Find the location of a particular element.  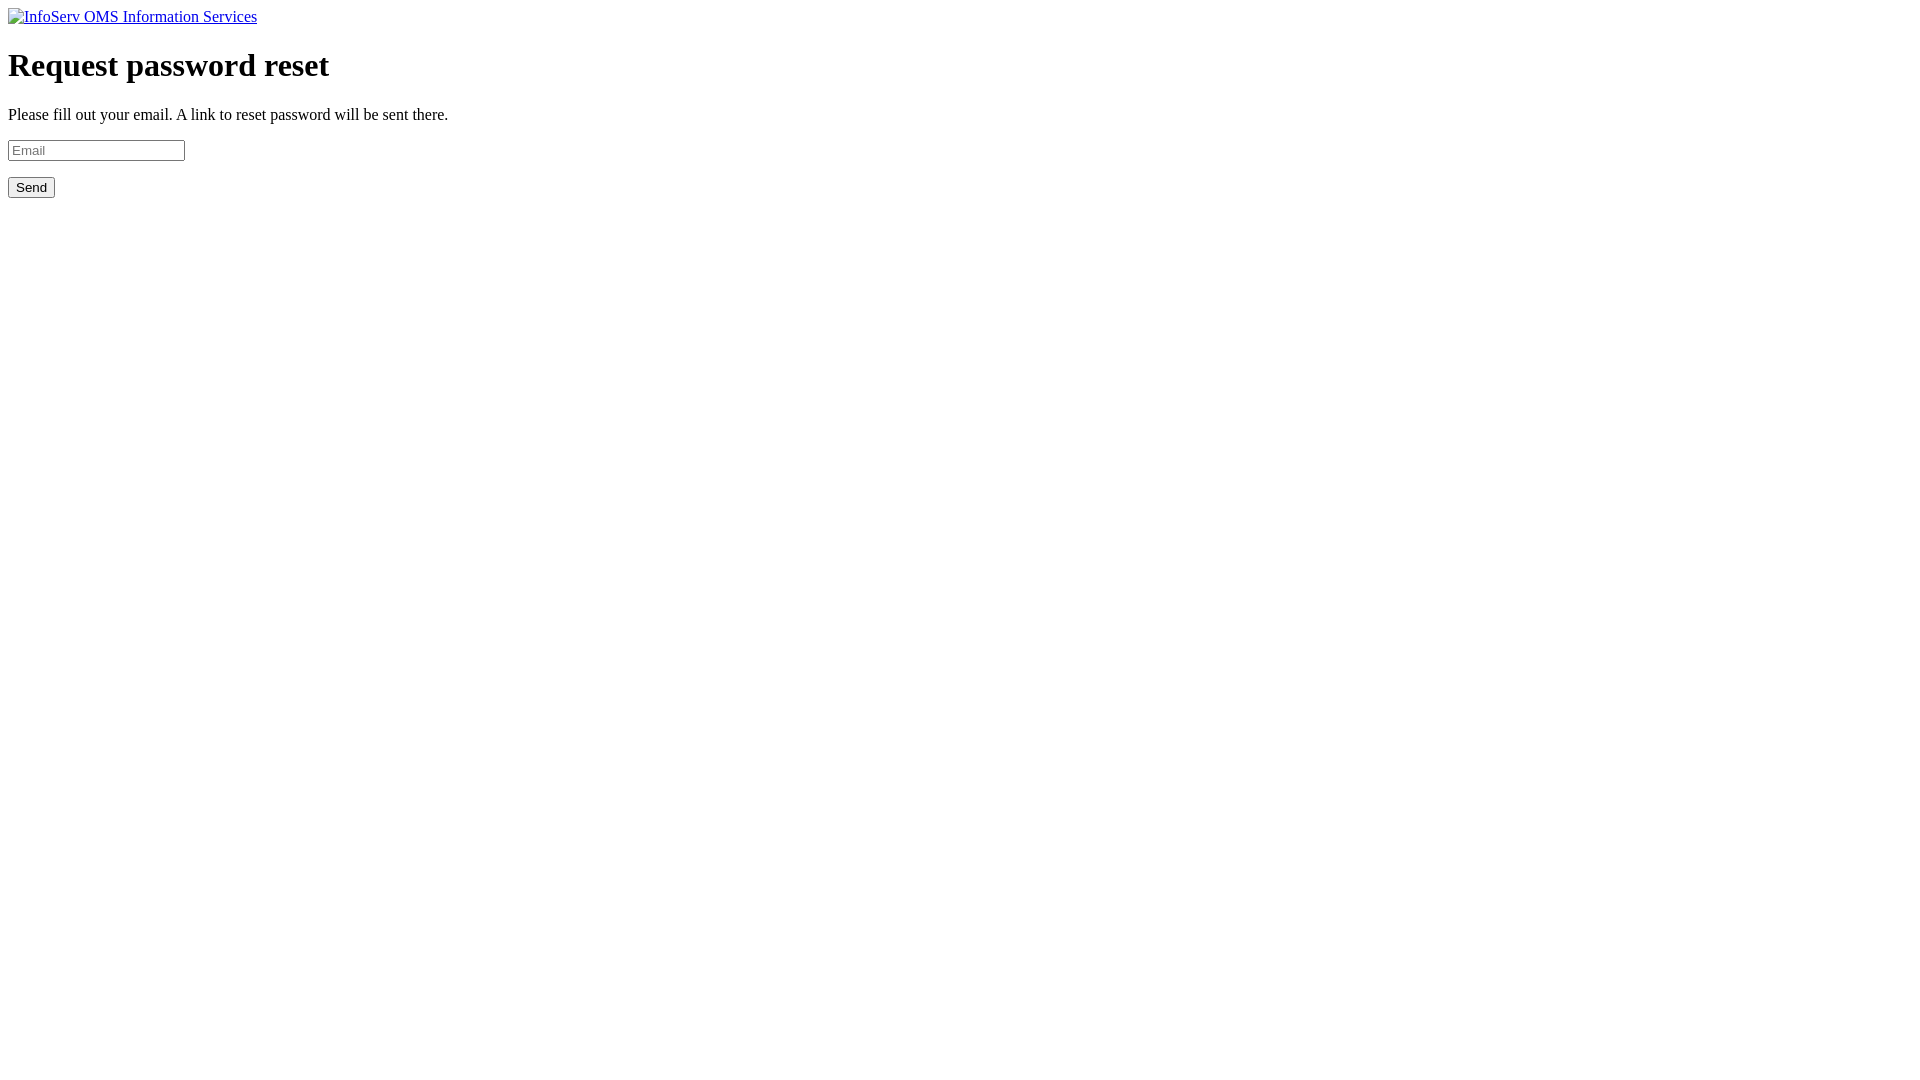

'Send' is located at coordinates (31, 187).